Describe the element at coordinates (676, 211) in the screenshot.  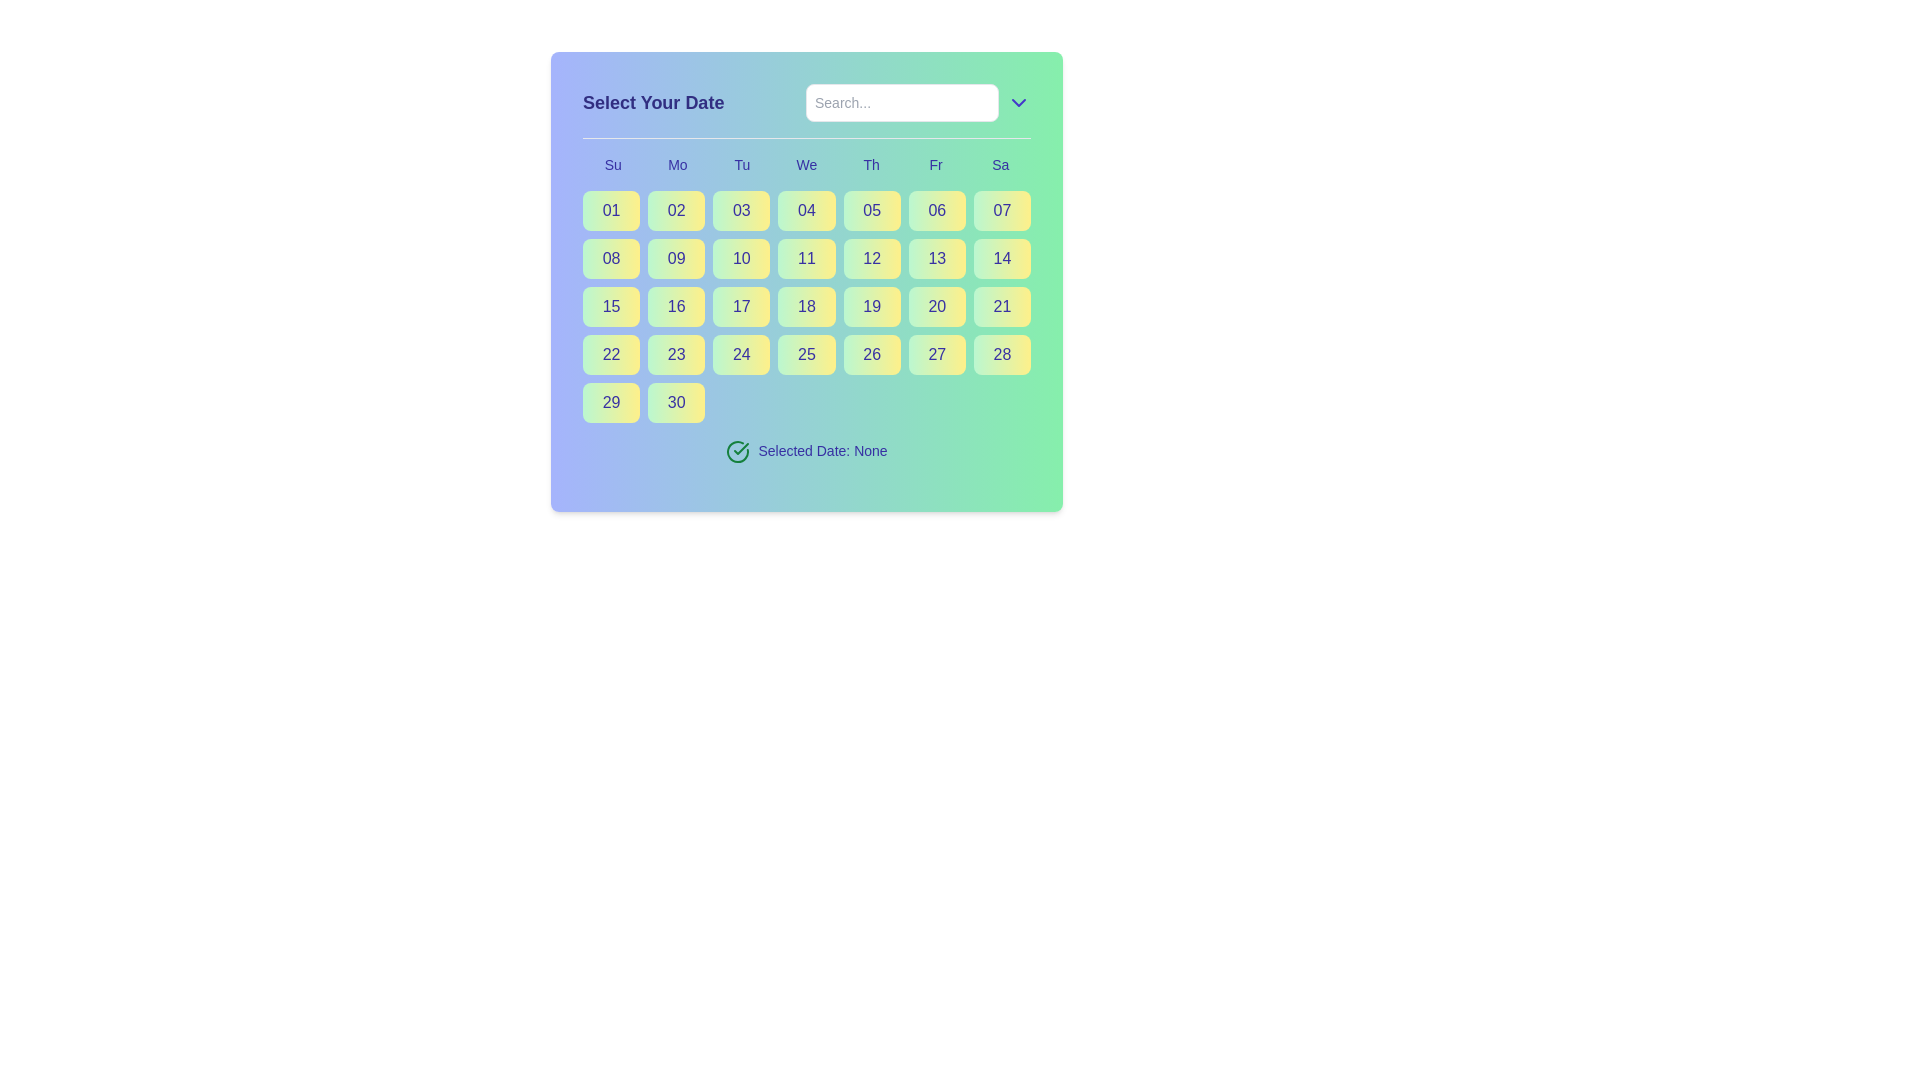
I see `the second button in the calendar grid layout labeled '02'` at that location.